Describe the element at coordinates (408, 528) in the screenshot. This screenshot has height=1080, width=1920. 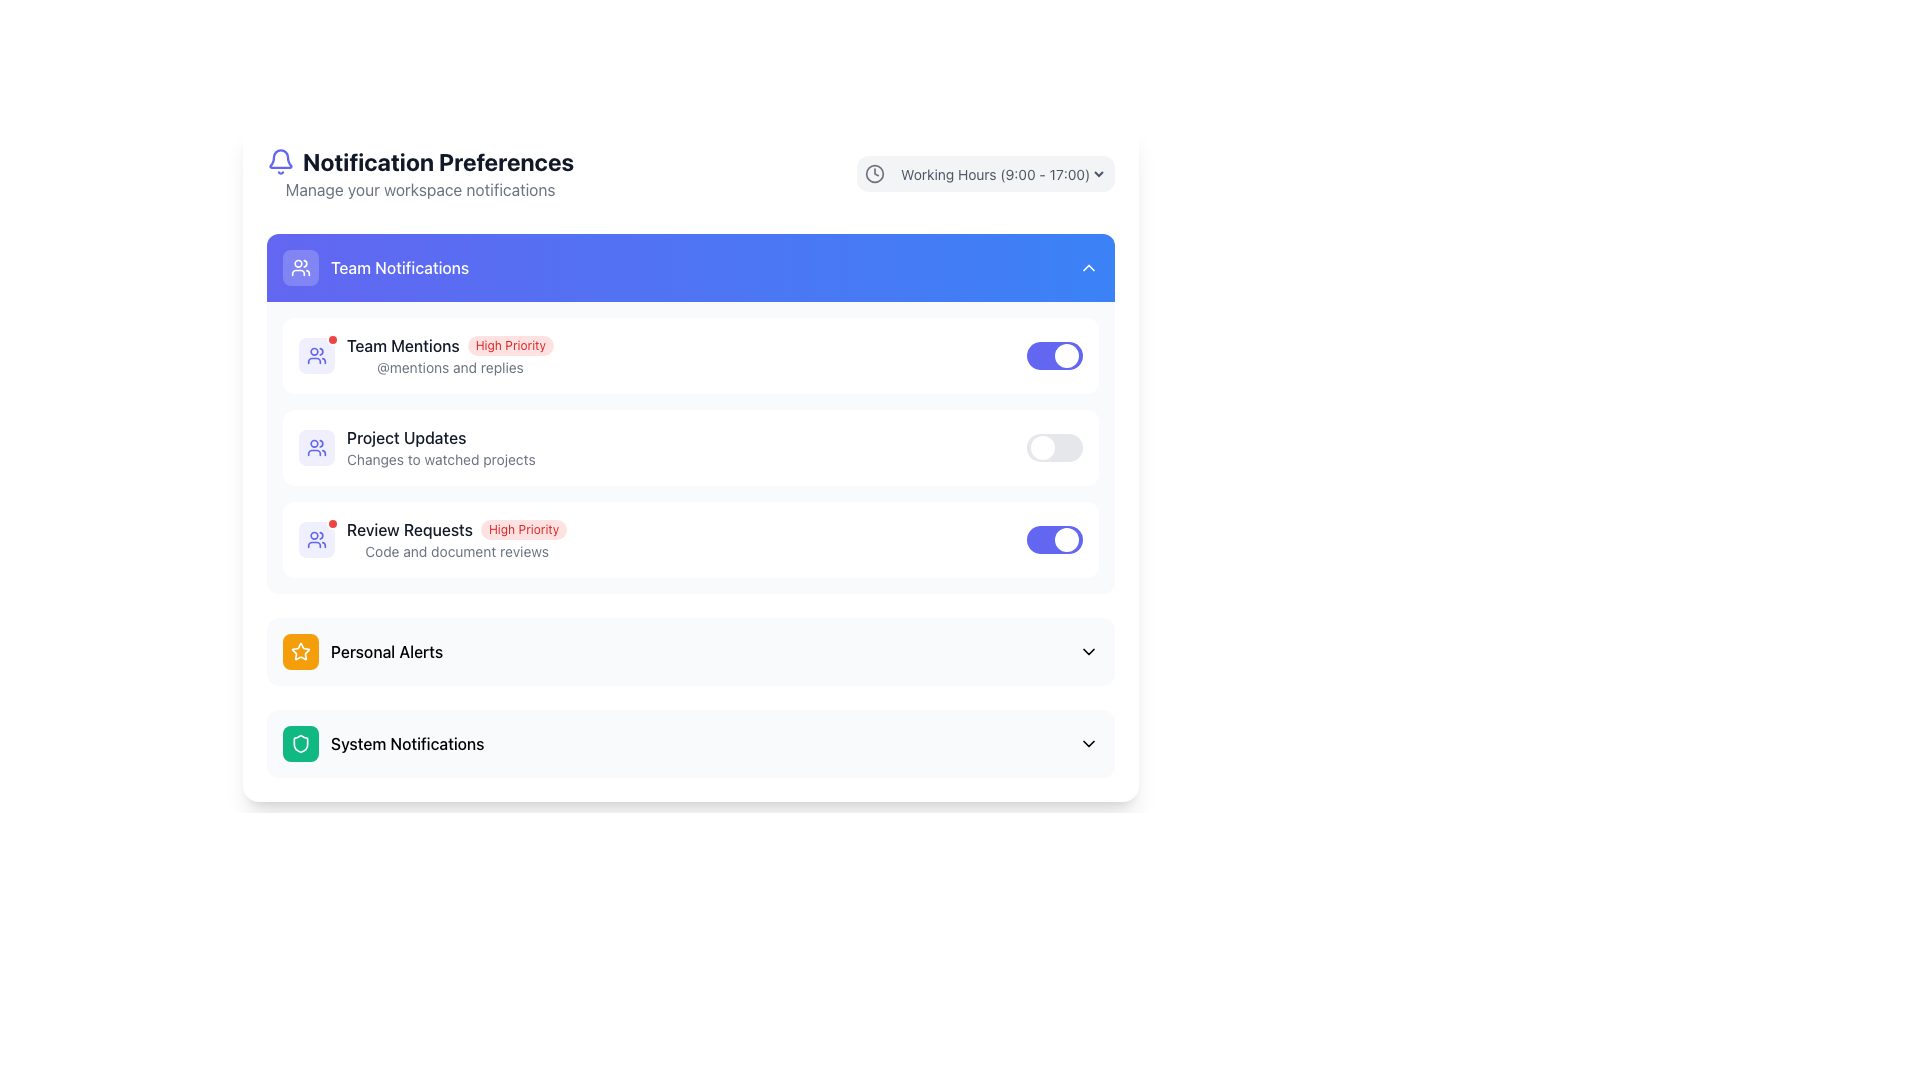
I see `the primary label for the notification setting that specifies the theme or subject of the notification, located to the left of the 'High Priority' badge within the 'Team Notifications' section` at that location.